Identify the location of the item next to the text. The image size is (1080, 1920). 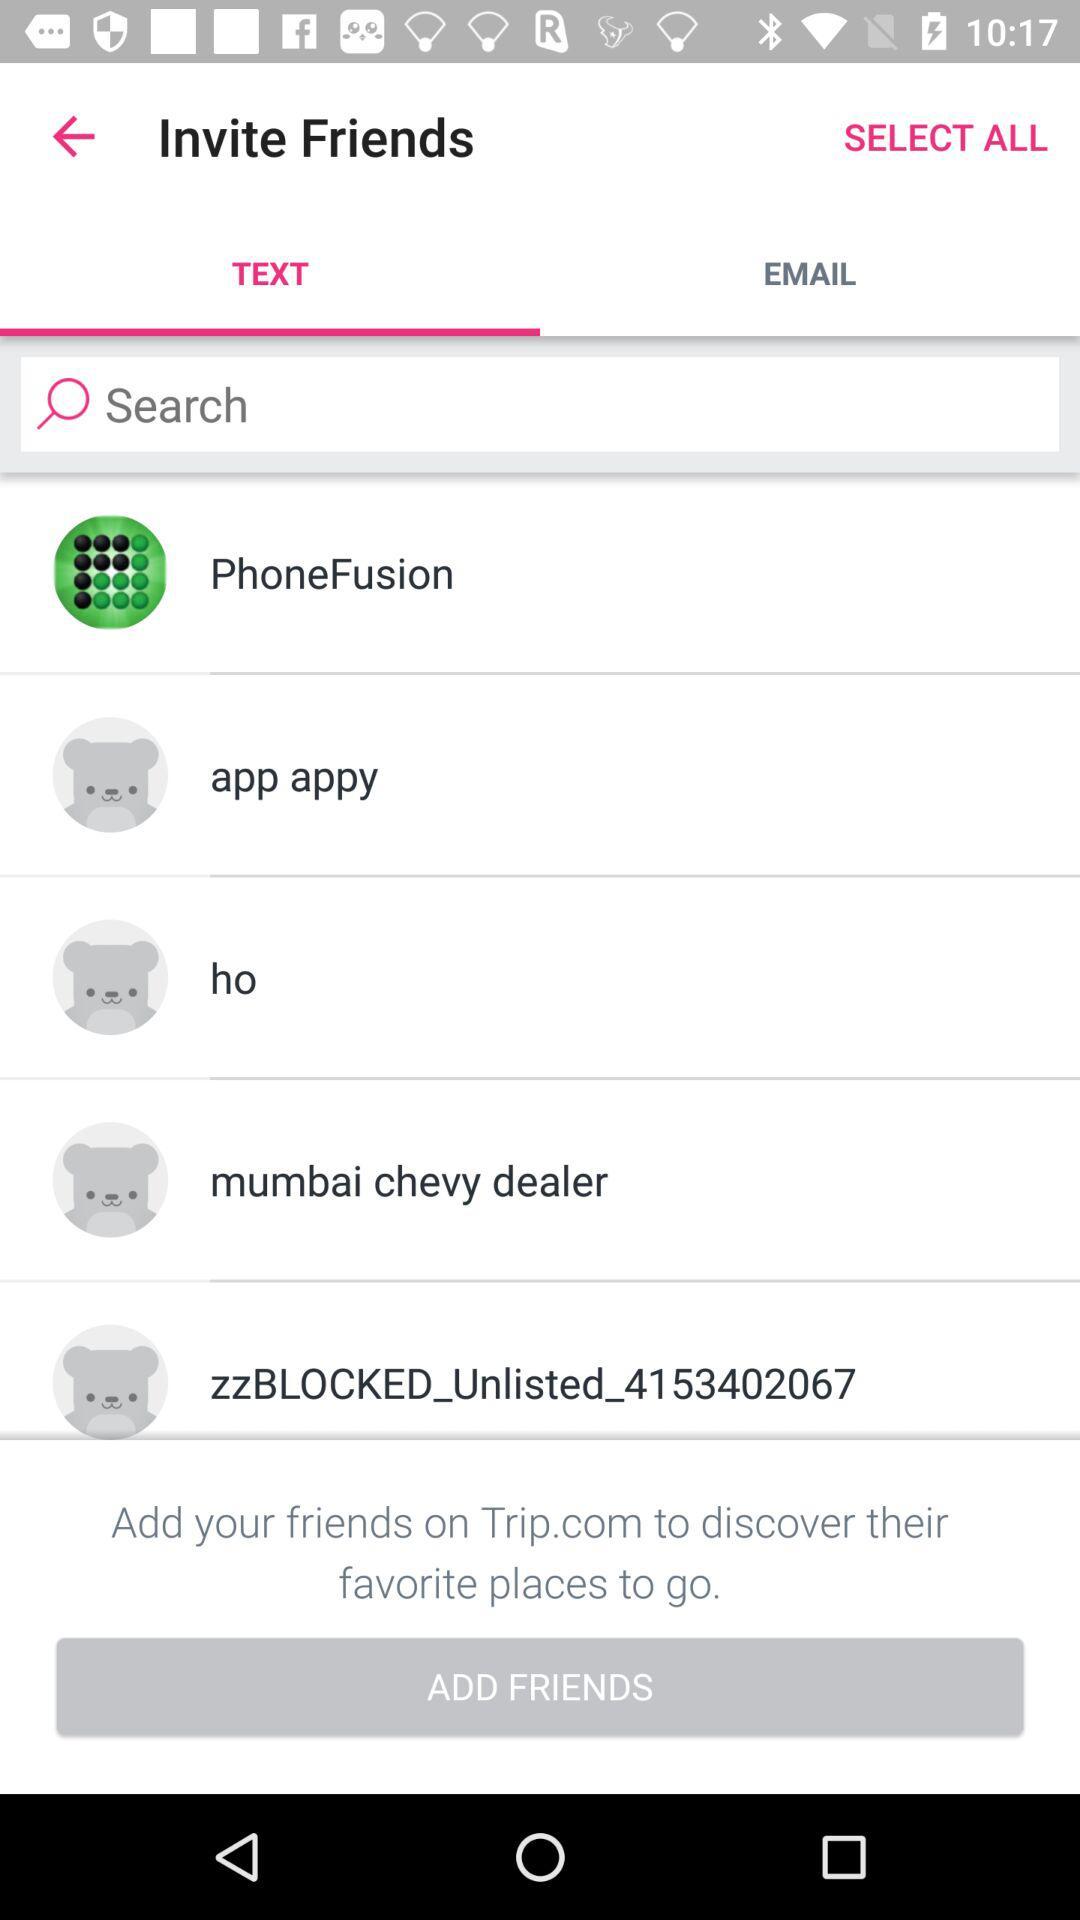
(810, 272).